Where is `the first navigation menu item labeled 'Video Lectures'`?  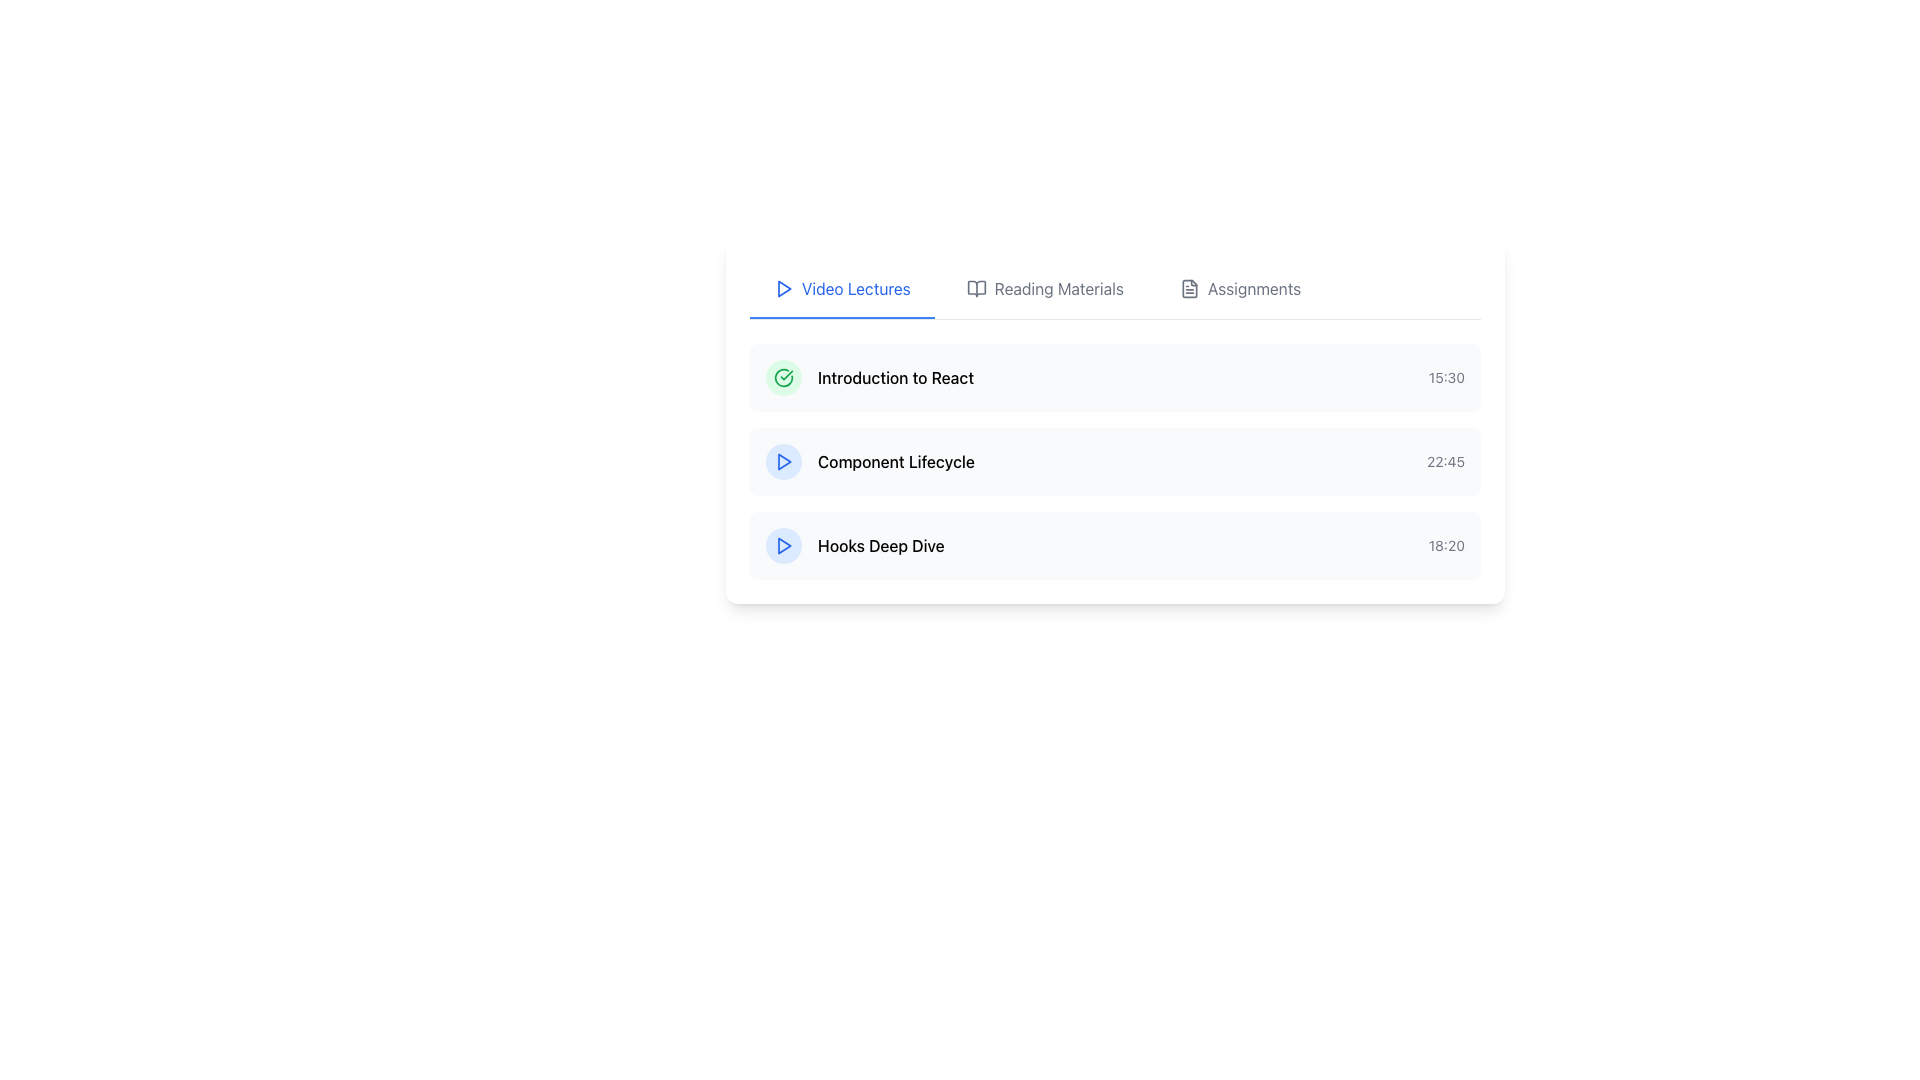
the first navigation menu item labeled 'Video Lectures' is located at coordinates (856, 289).